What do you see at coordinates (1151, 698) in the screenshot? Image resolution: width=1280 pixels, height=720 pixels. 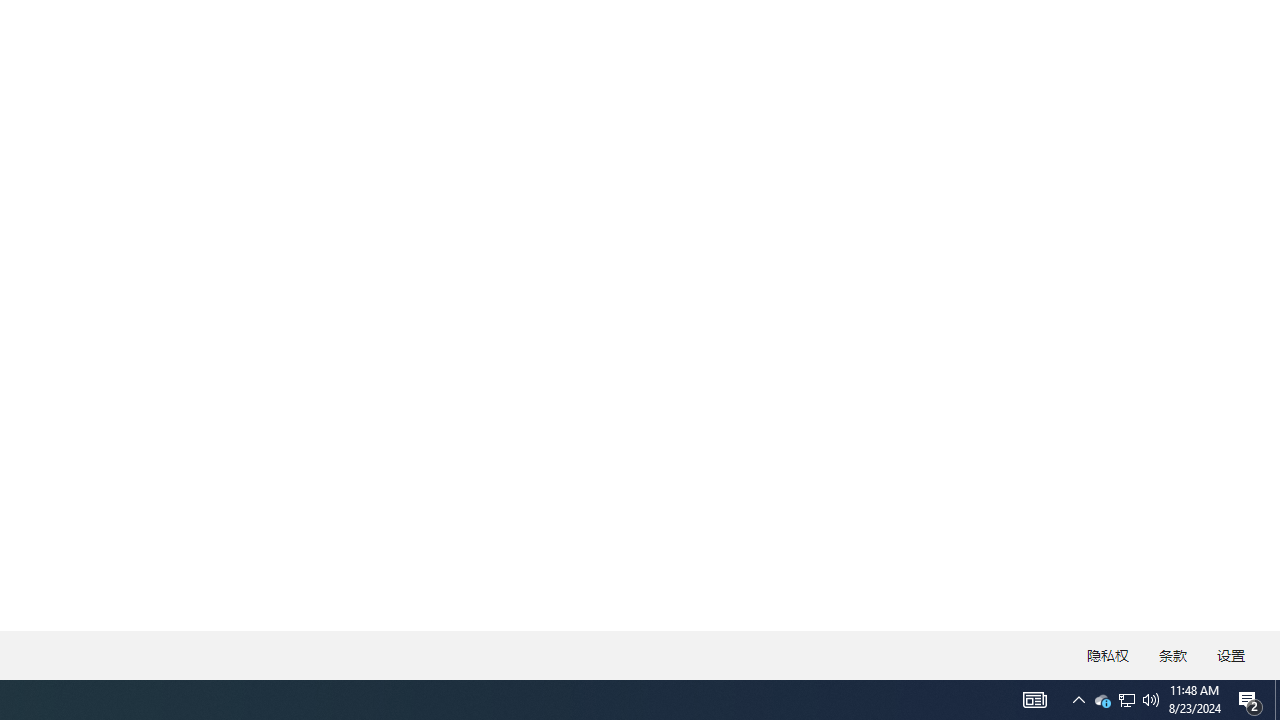 I see `'Q2790: 100%'` at bounding box center [1151, 698].